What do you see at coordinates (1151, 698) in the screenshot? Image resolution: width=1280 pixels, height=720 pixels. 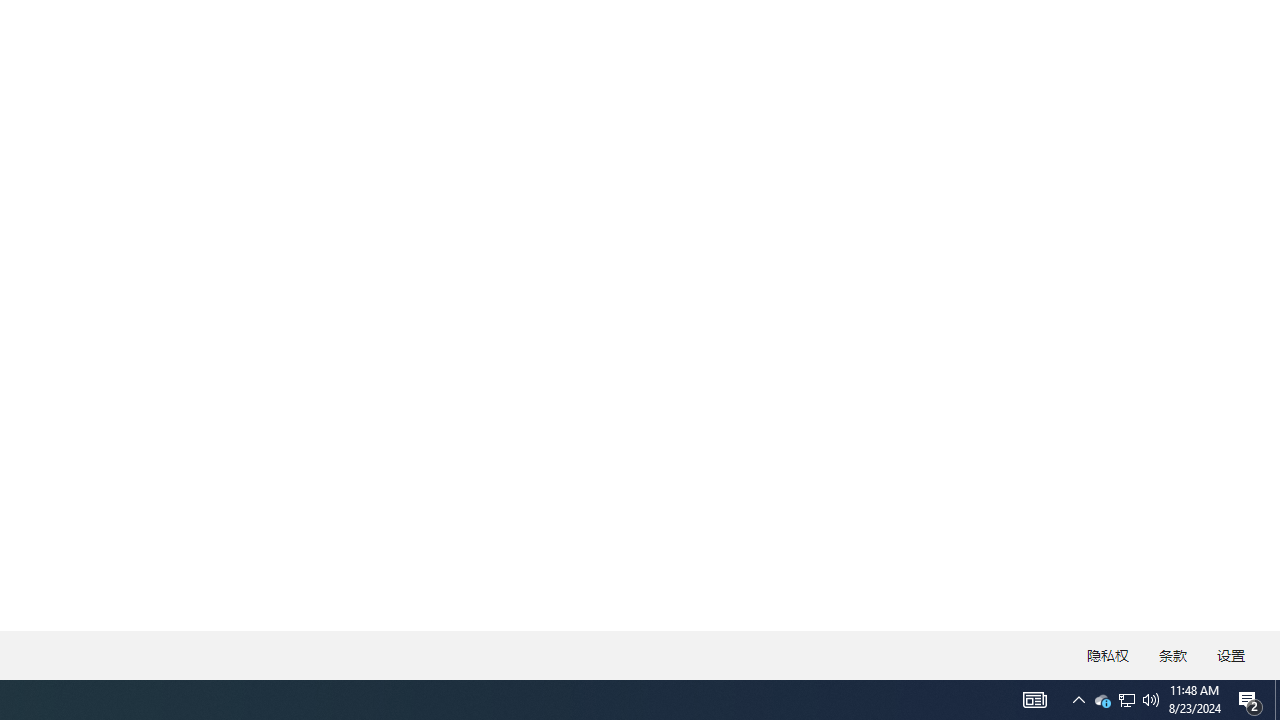 I see `'Q2790: 100%'` at bounding box center [1151, 698].